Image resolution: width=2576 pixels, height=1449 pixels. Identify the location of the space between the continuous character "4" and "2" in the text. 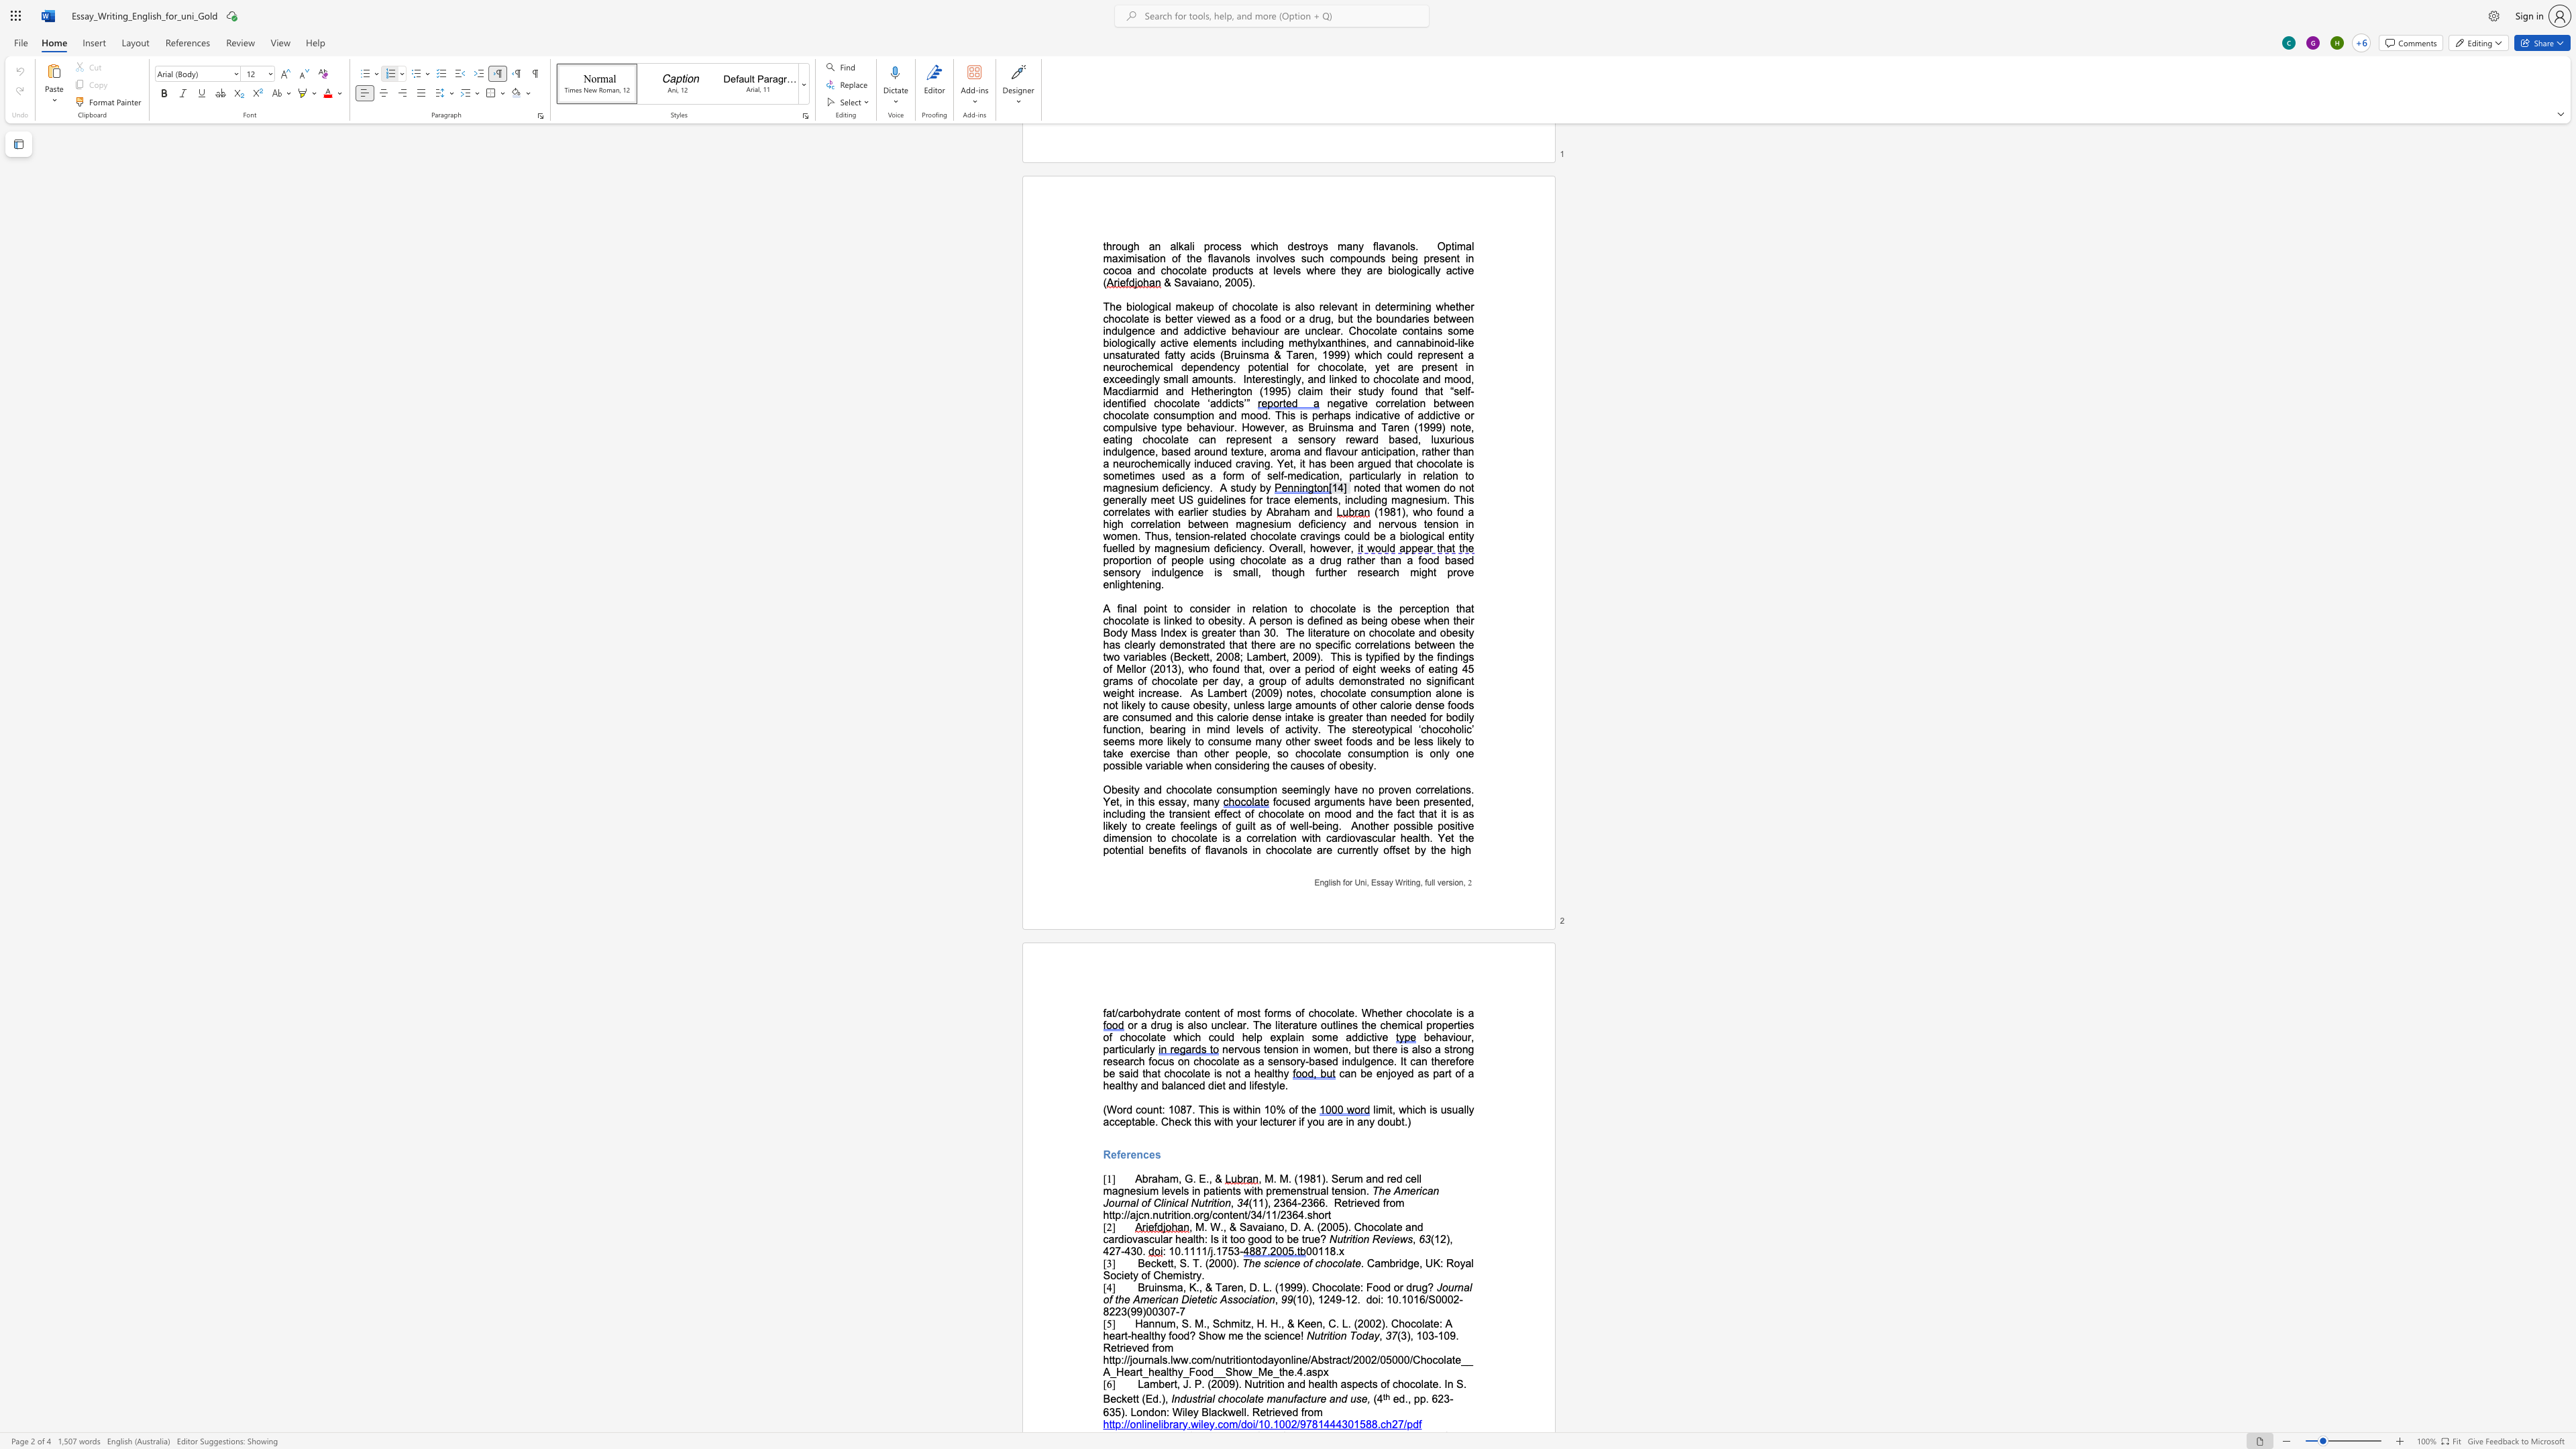
(1108, 1250).